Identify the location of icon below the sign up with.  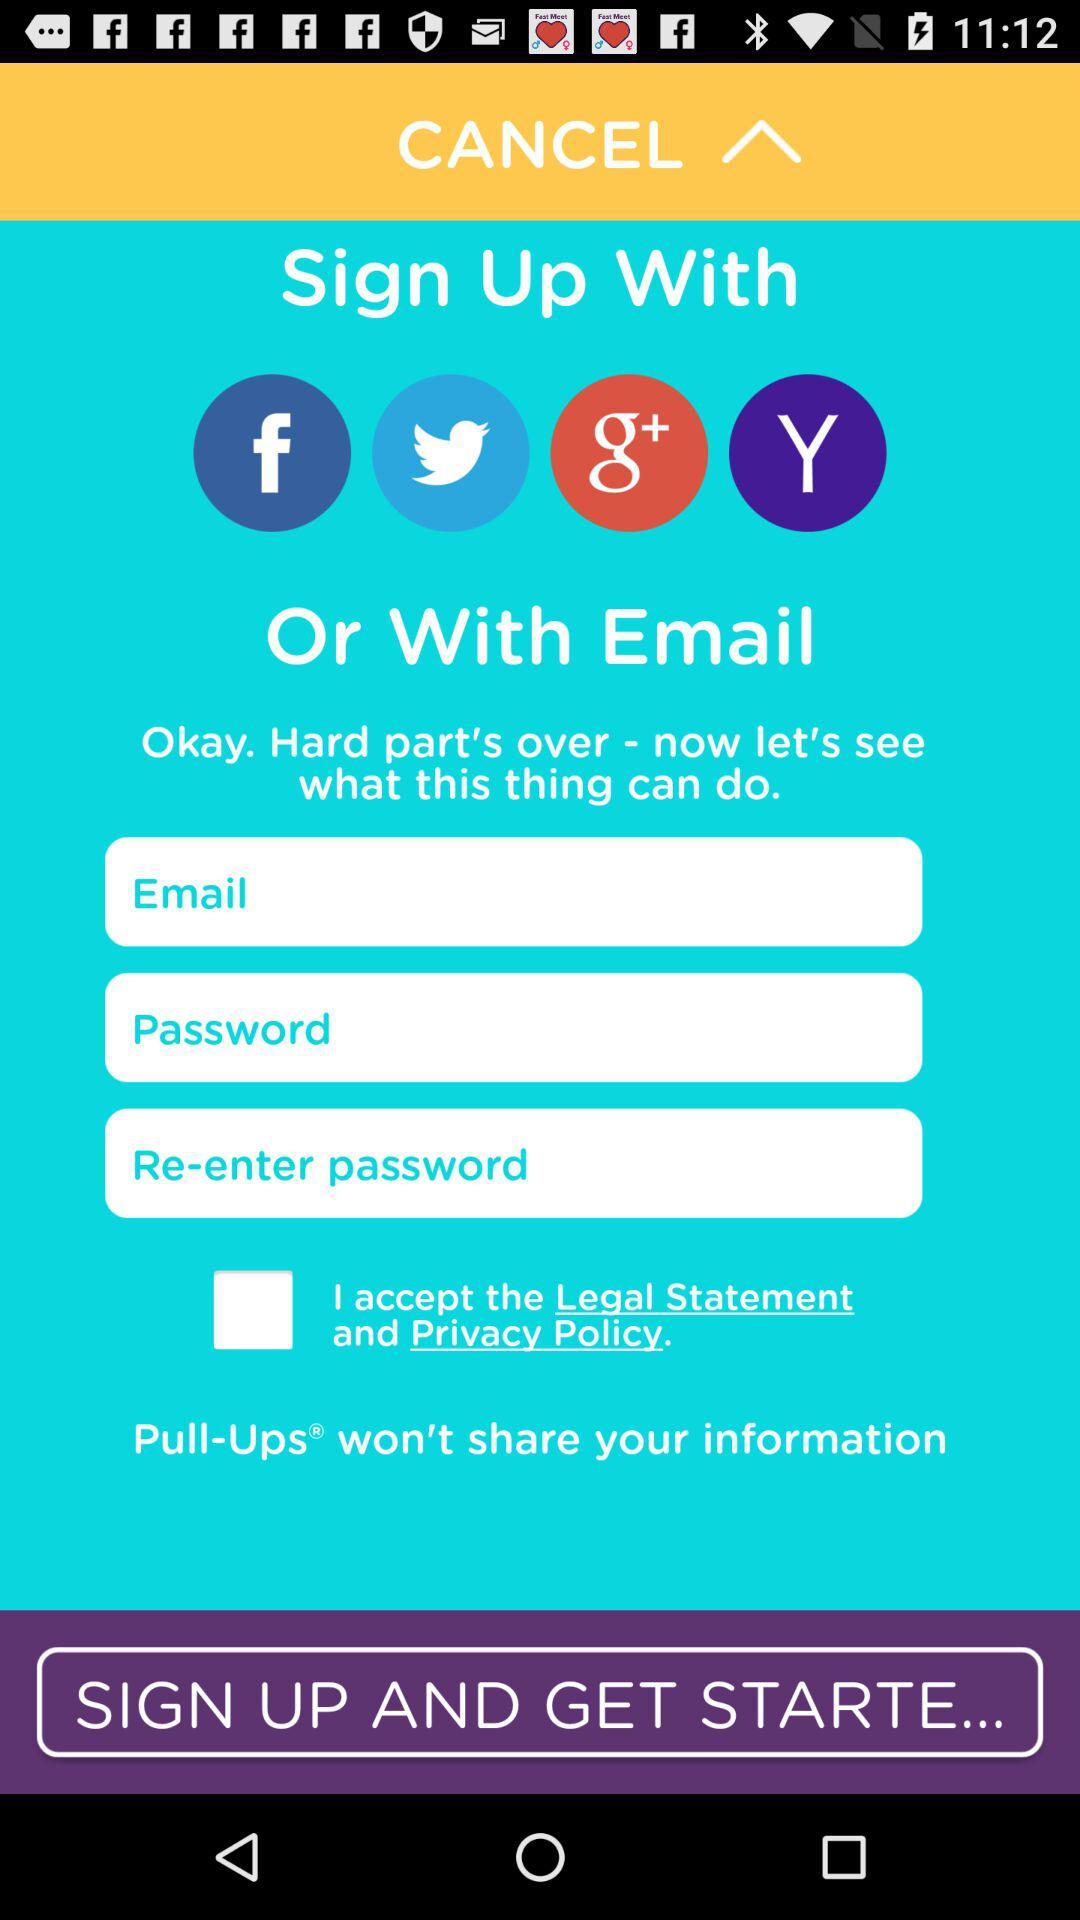
(272, 451).